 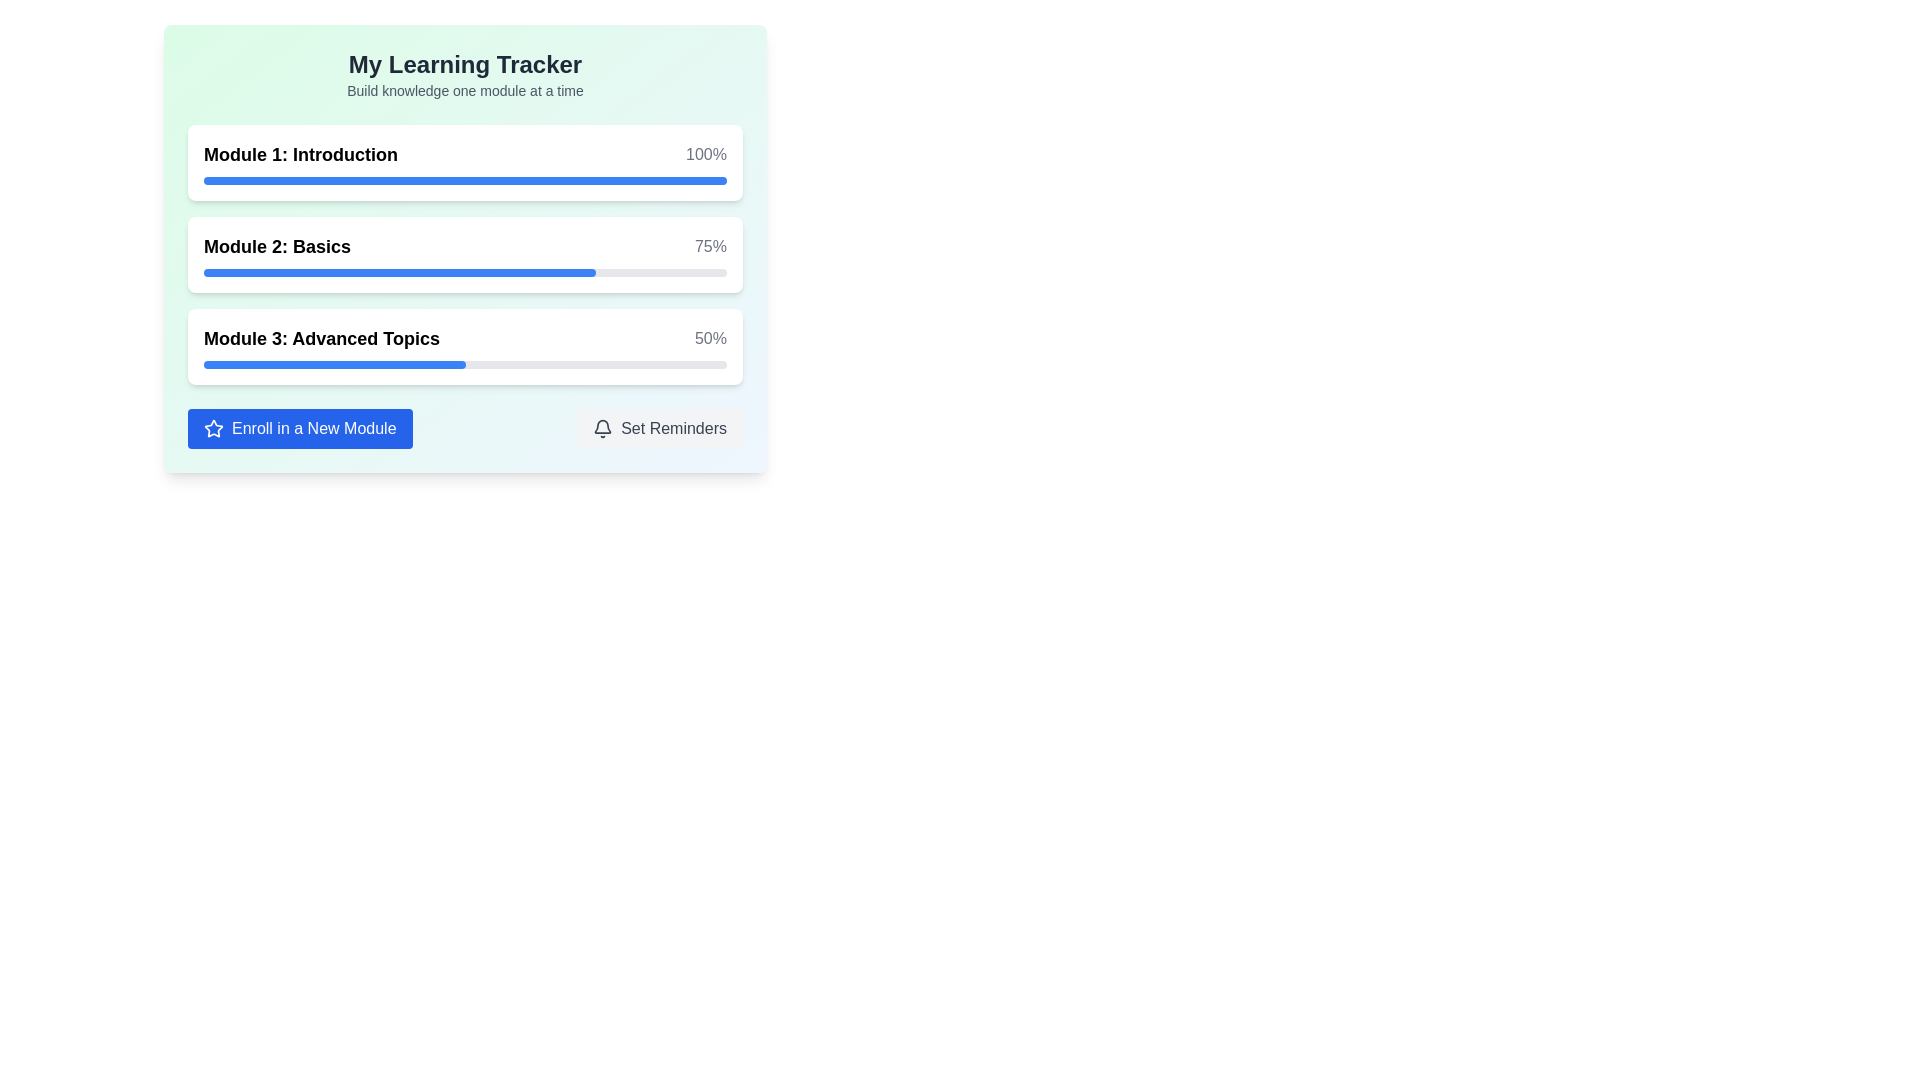 What do you see at coordinates (602, 425) in the screenshot?
I see `the arc of the bell icon, which is a subcomponent located towards the bottom-left of the UI, positioned below the top curve and above the clapper line` at bounding box center [602, 425].